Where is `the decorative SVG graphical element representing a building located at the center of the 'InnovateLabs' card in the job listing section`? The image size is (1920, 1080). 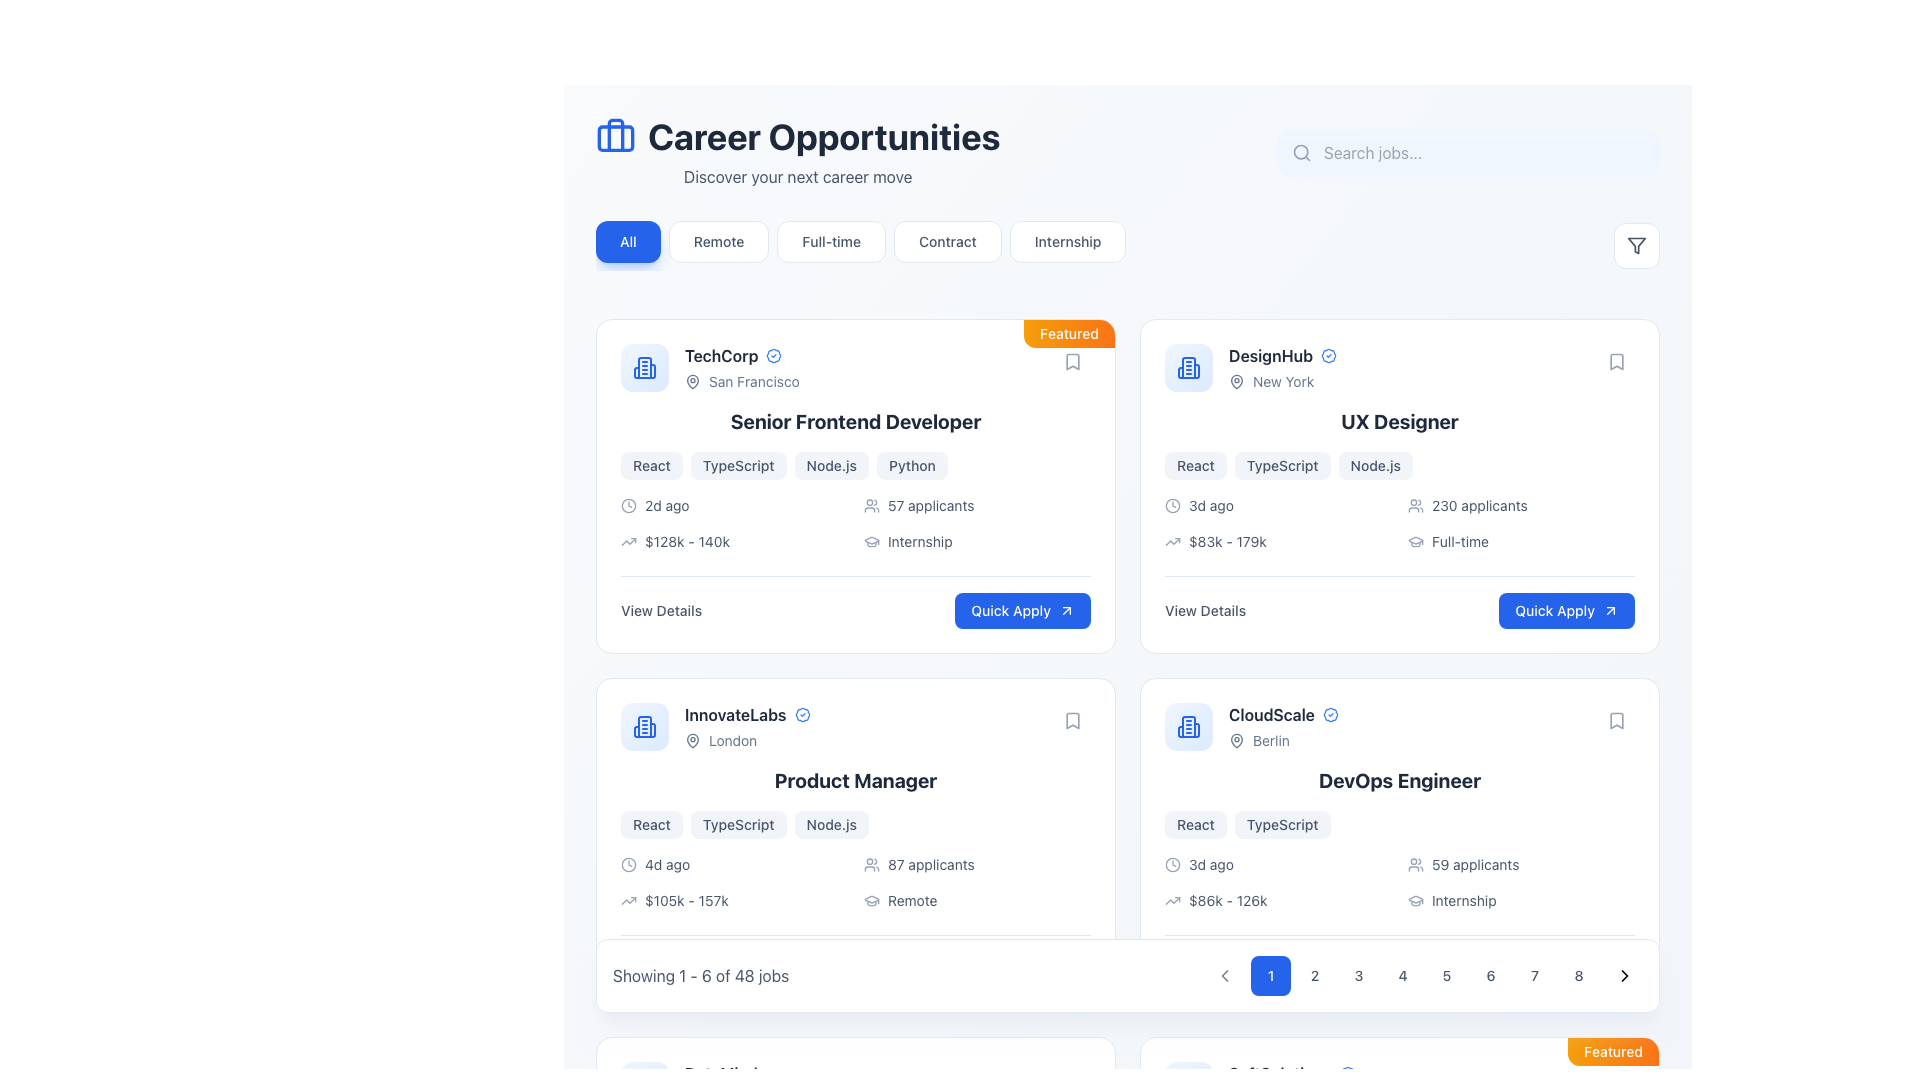 the decorative SVG graphical element representing a building located at the center of the 'InnovateLabs' card in the job listing section is located at coordinates (644, 726).